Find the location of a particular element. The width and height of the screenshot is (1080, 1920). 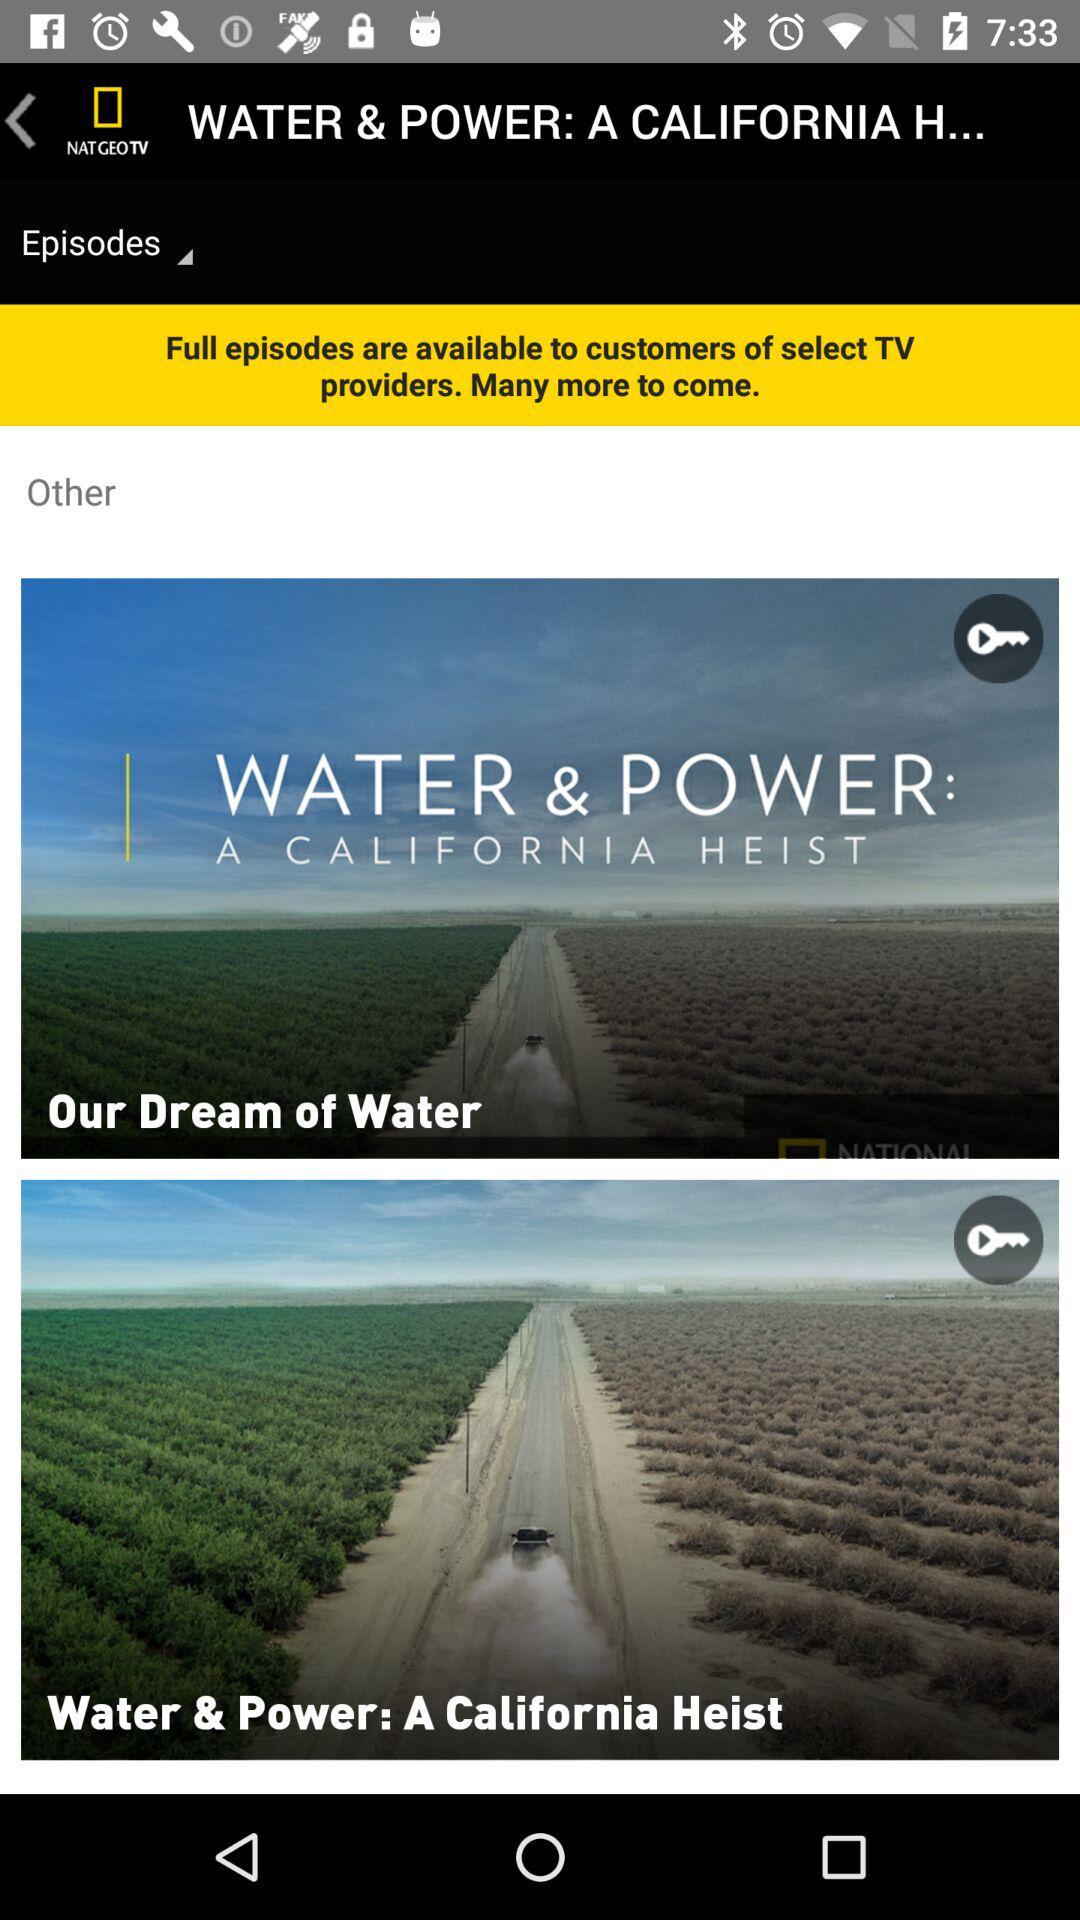

the item above other item is located at coordinates (540, 365).